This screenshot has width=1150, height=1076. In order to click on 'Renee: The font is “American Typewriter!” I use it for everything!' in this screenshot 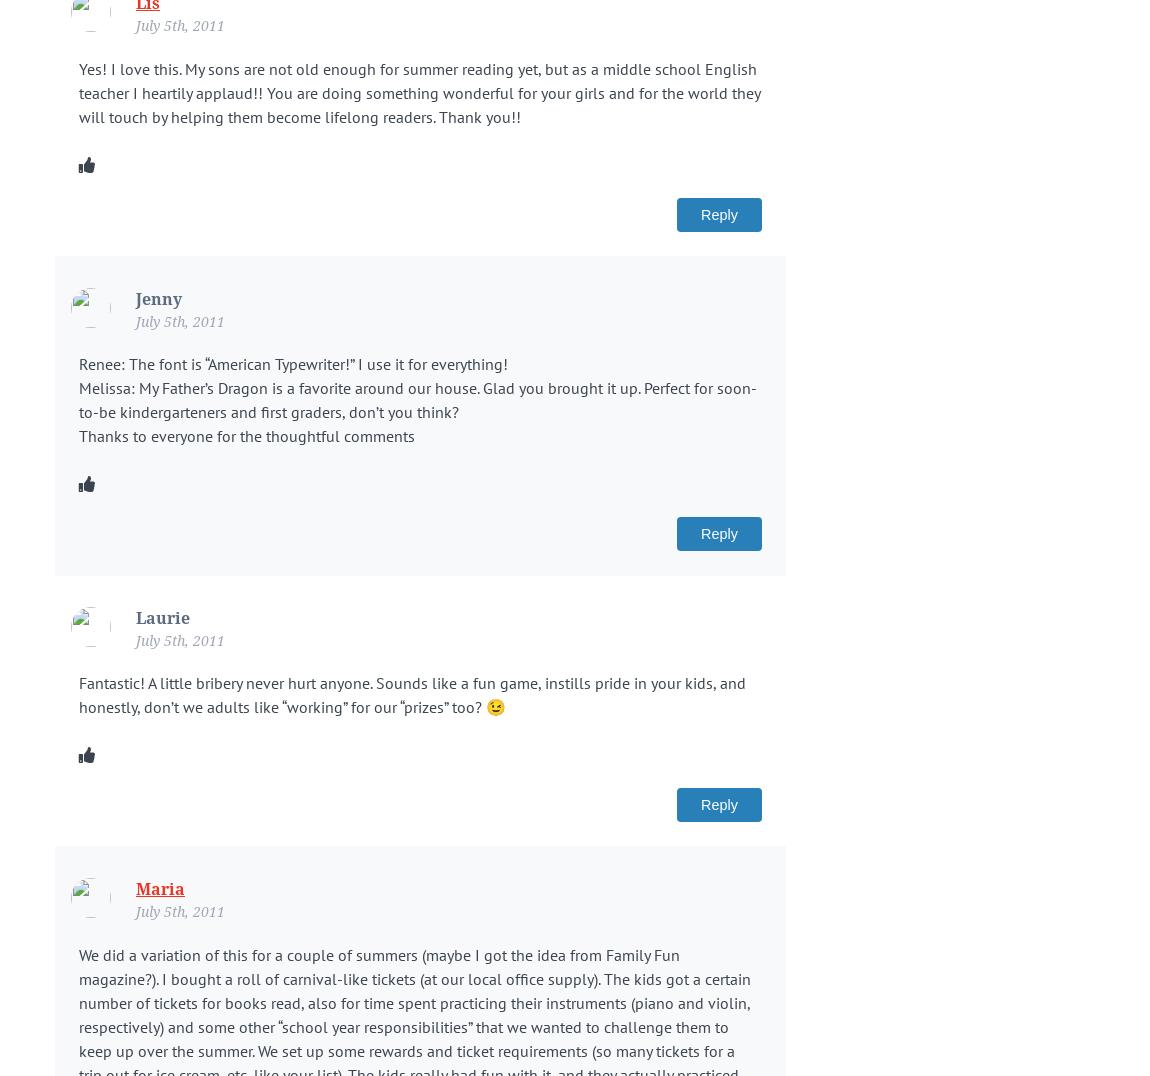, I will do `click(78, 363)`.